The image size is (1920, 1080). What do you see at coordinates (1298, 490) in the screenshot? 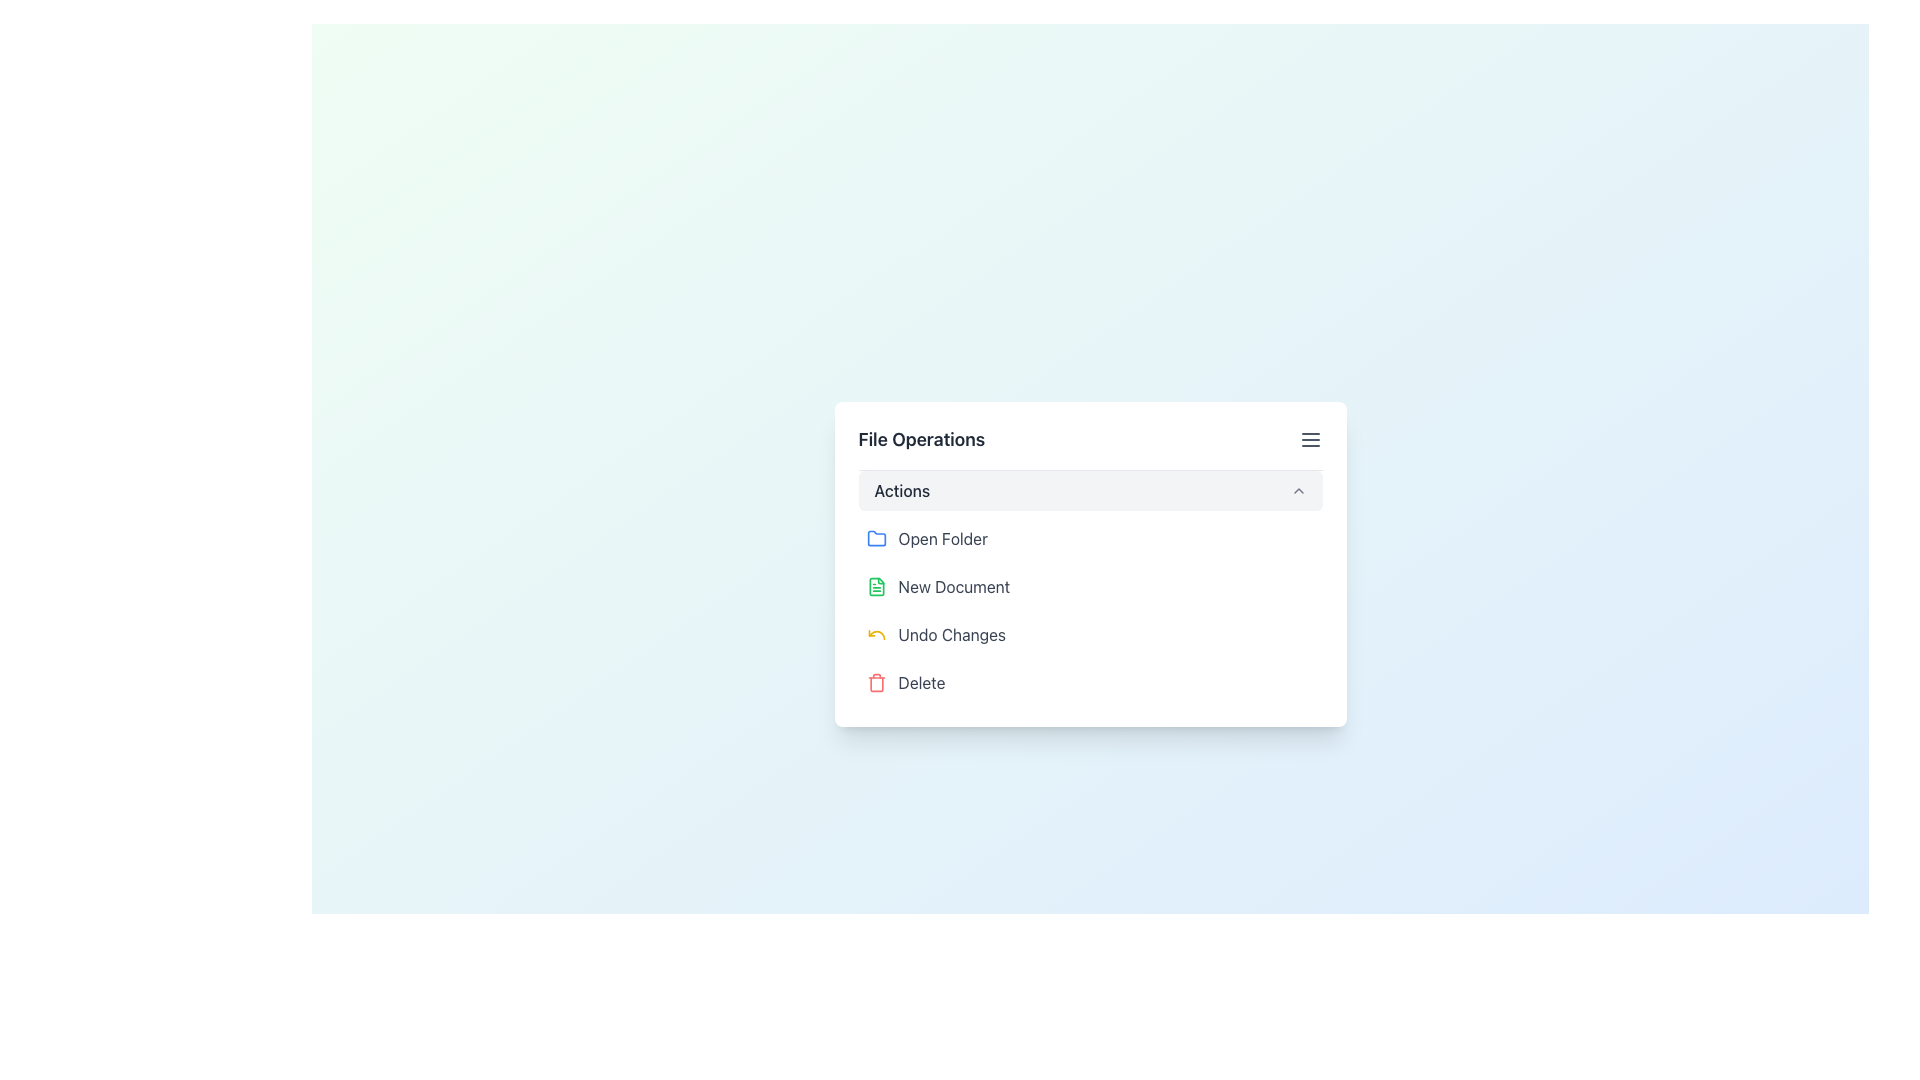
I see `the Up-chevron icon located at the far right of the 'Actions' row` at bounding box center [1298, 490].